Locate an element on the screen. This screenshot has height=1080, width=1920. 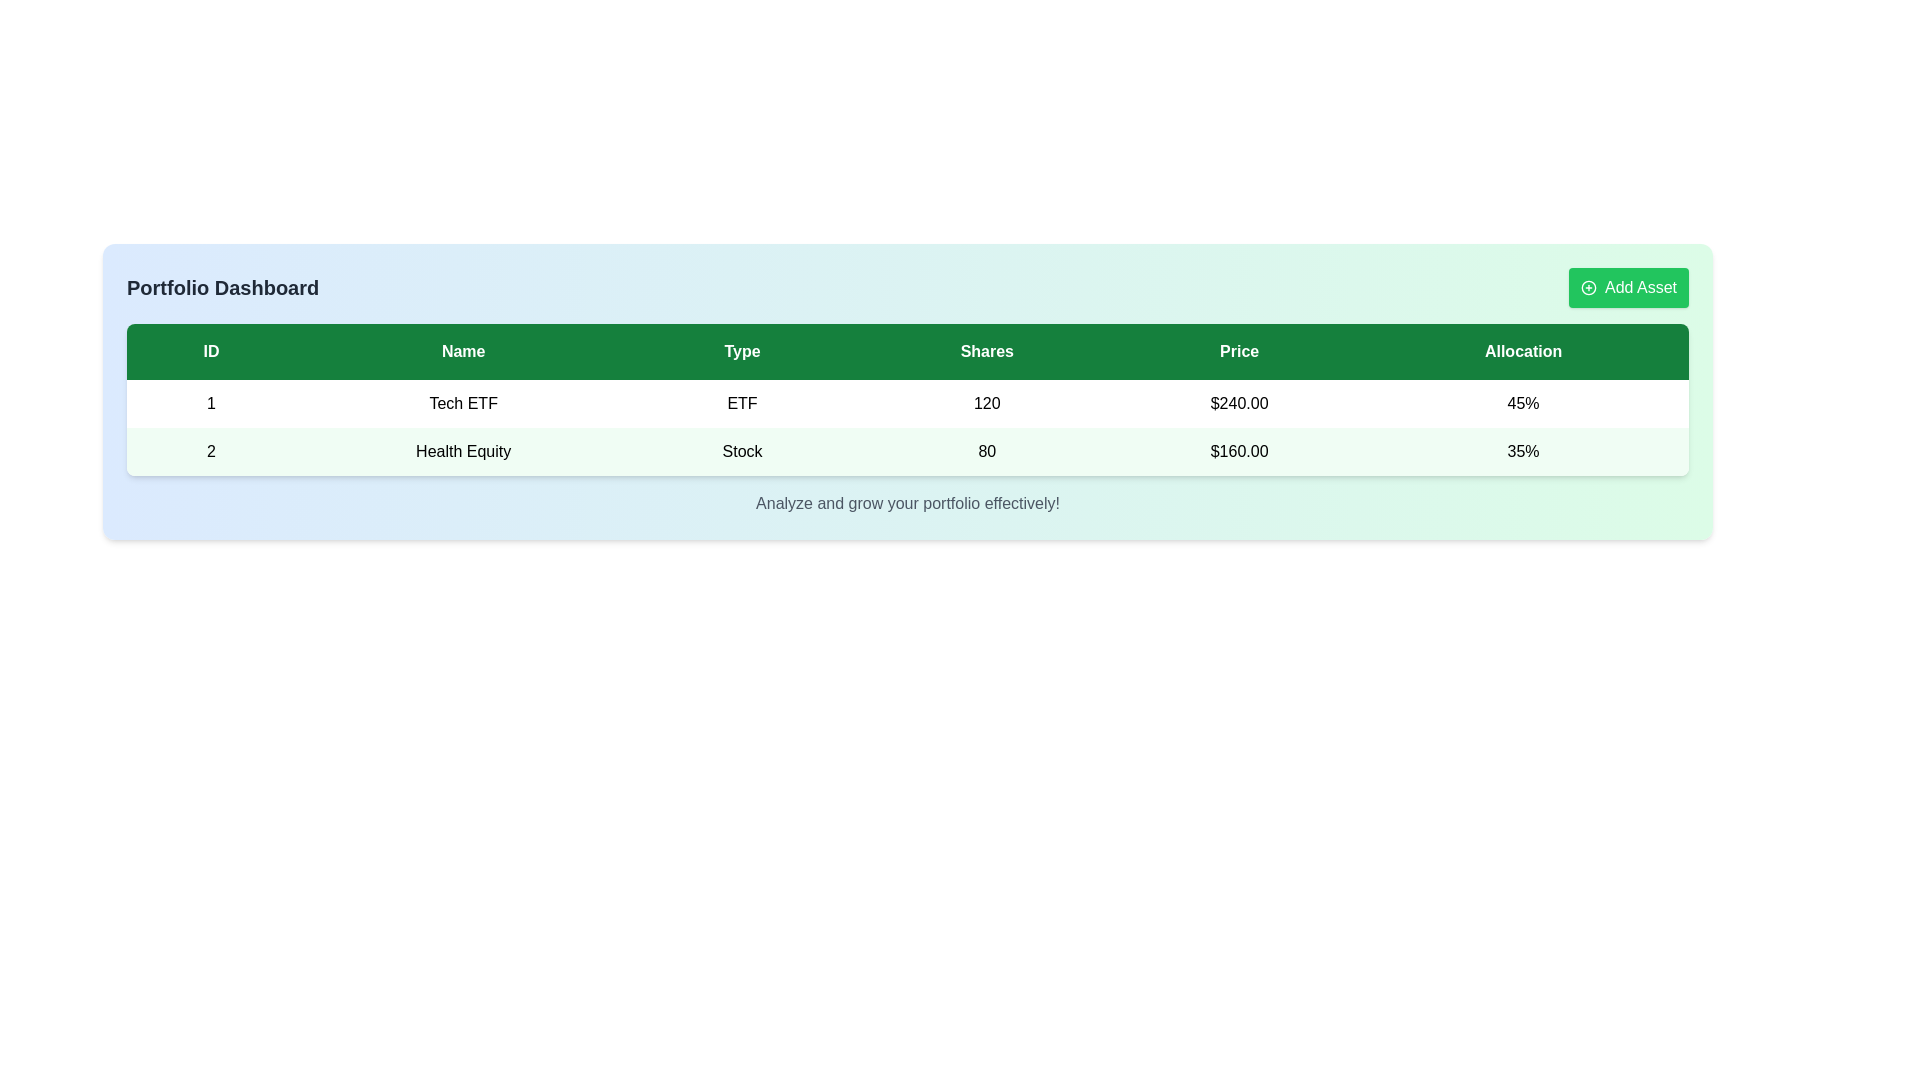
the Table Header that categorizes the third column in the header row of a table, located between 'Name' and 'Shares' is located at coordinates (741, 350).